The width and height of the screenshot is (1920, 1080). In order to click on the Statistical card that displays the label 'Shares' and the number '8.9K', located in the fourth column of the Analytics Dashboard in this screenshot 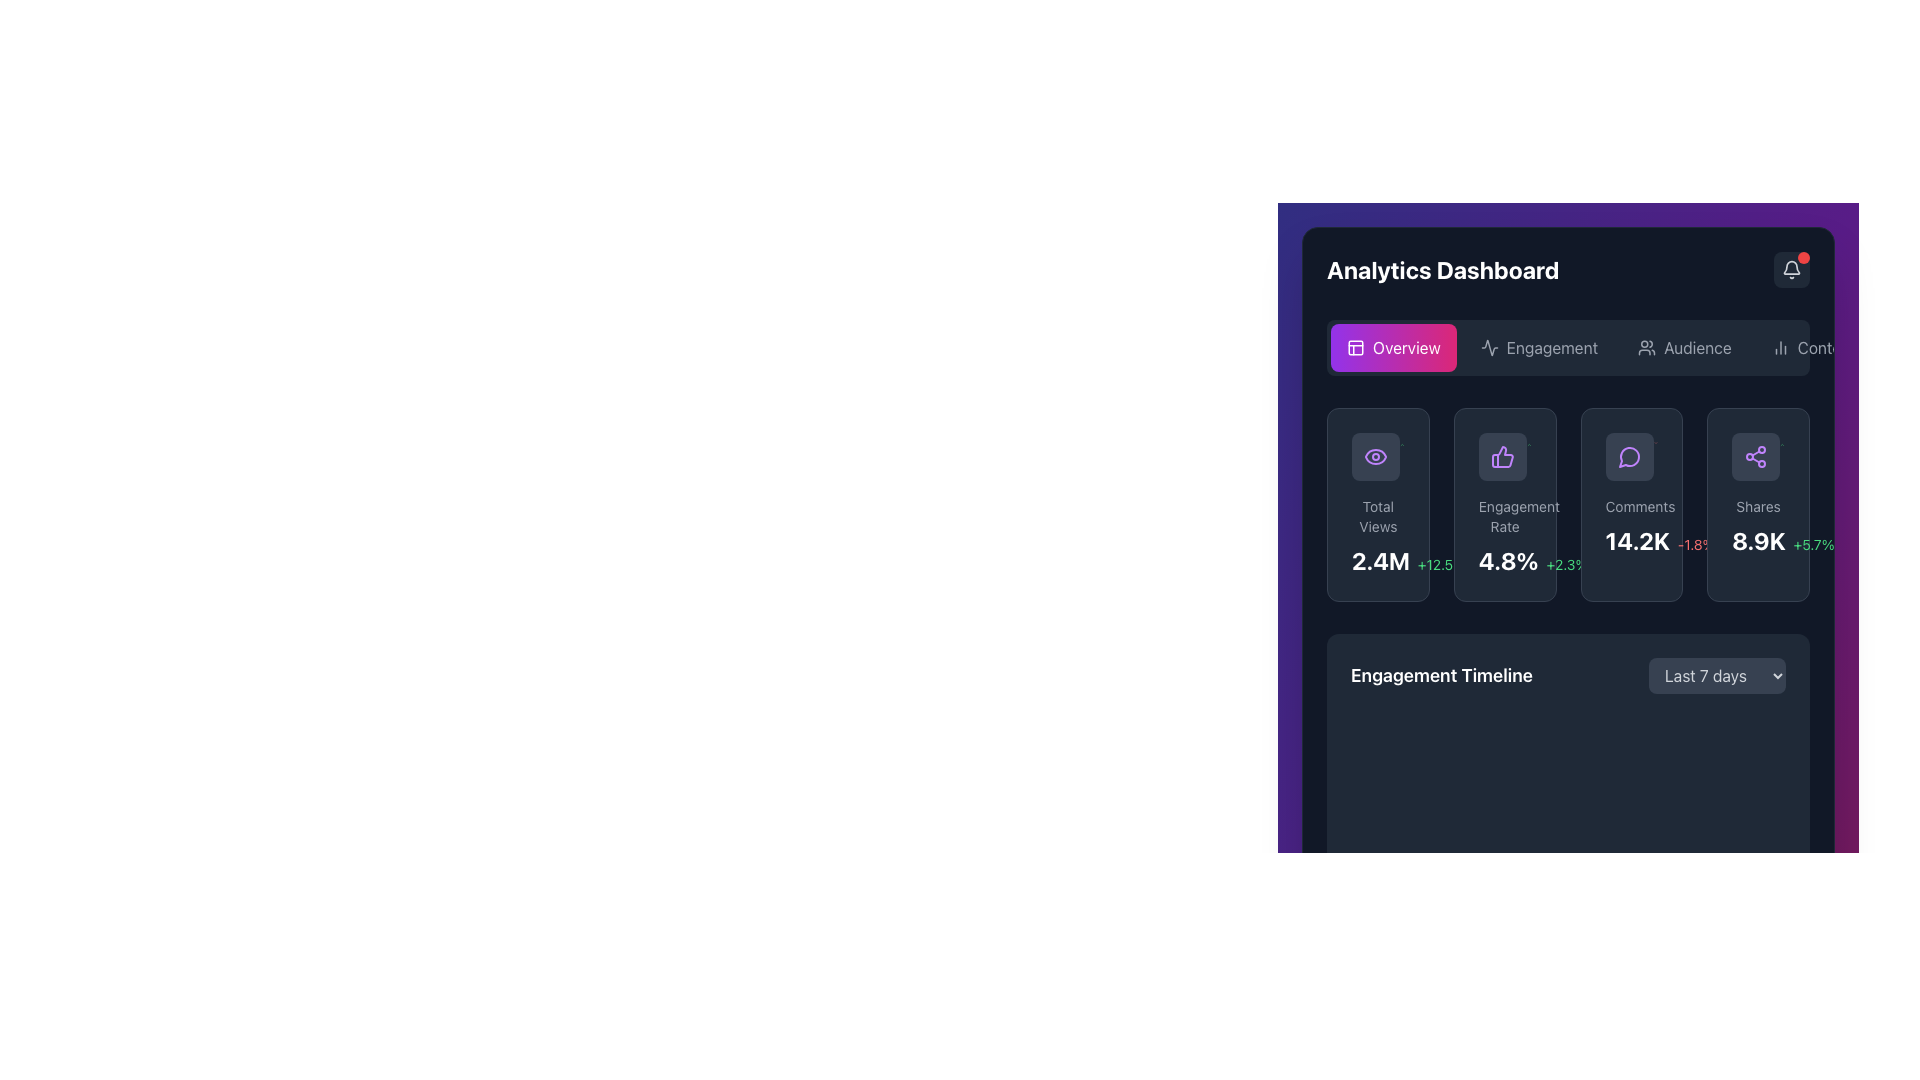, I will do `click(1757, 504)`.